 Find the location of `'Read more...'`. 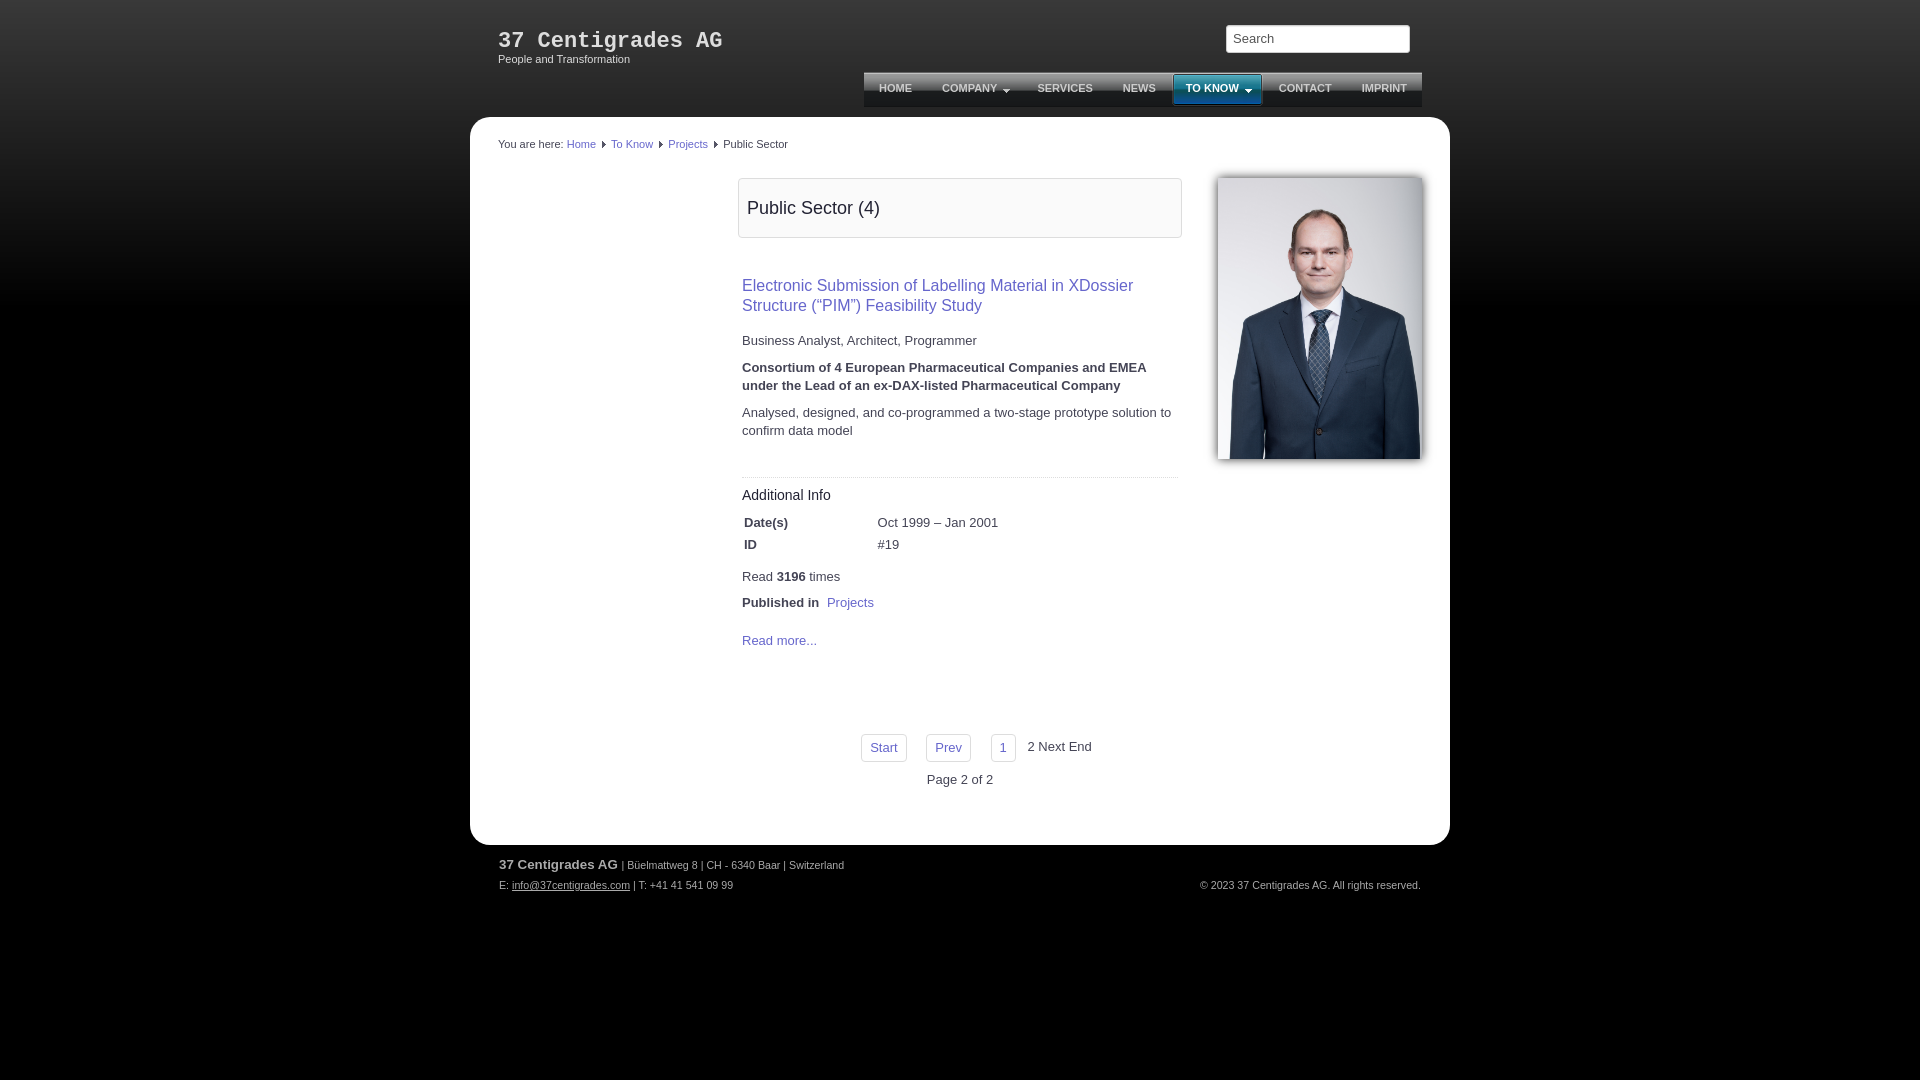

'Read more...' is located at coordinates (778, 640).